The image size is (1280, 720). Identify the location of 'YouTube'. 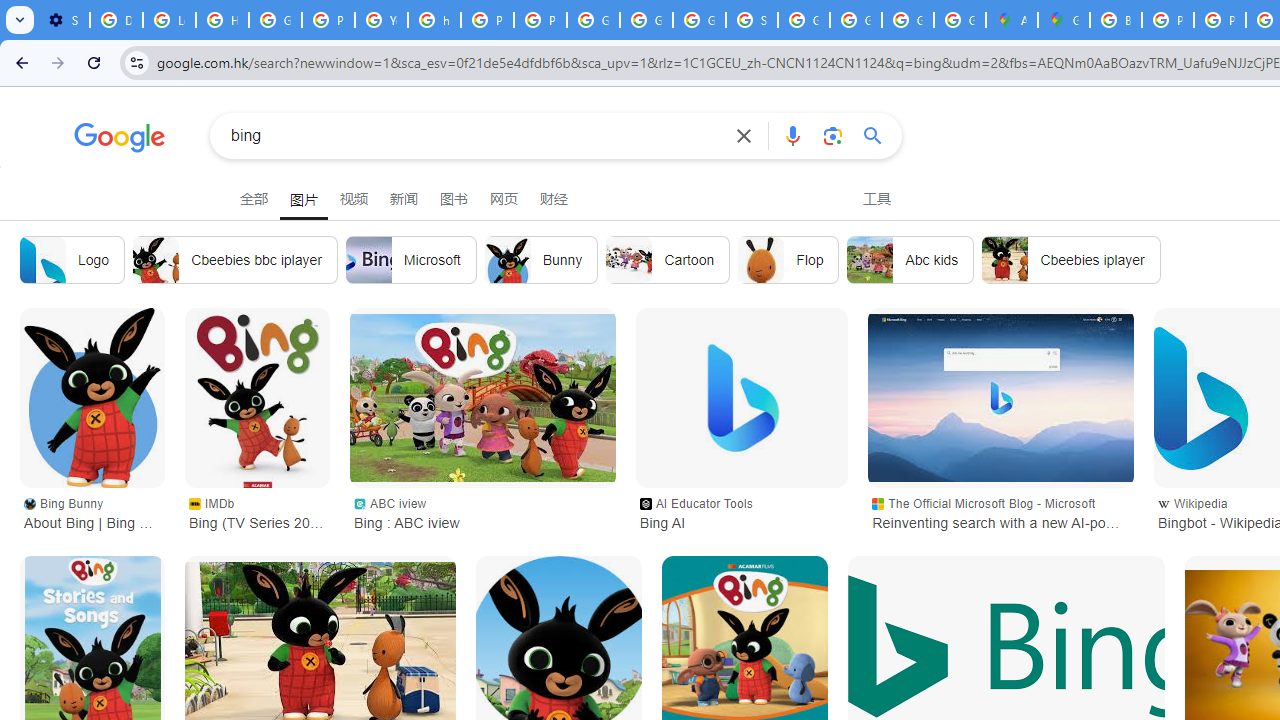
(381, 20).